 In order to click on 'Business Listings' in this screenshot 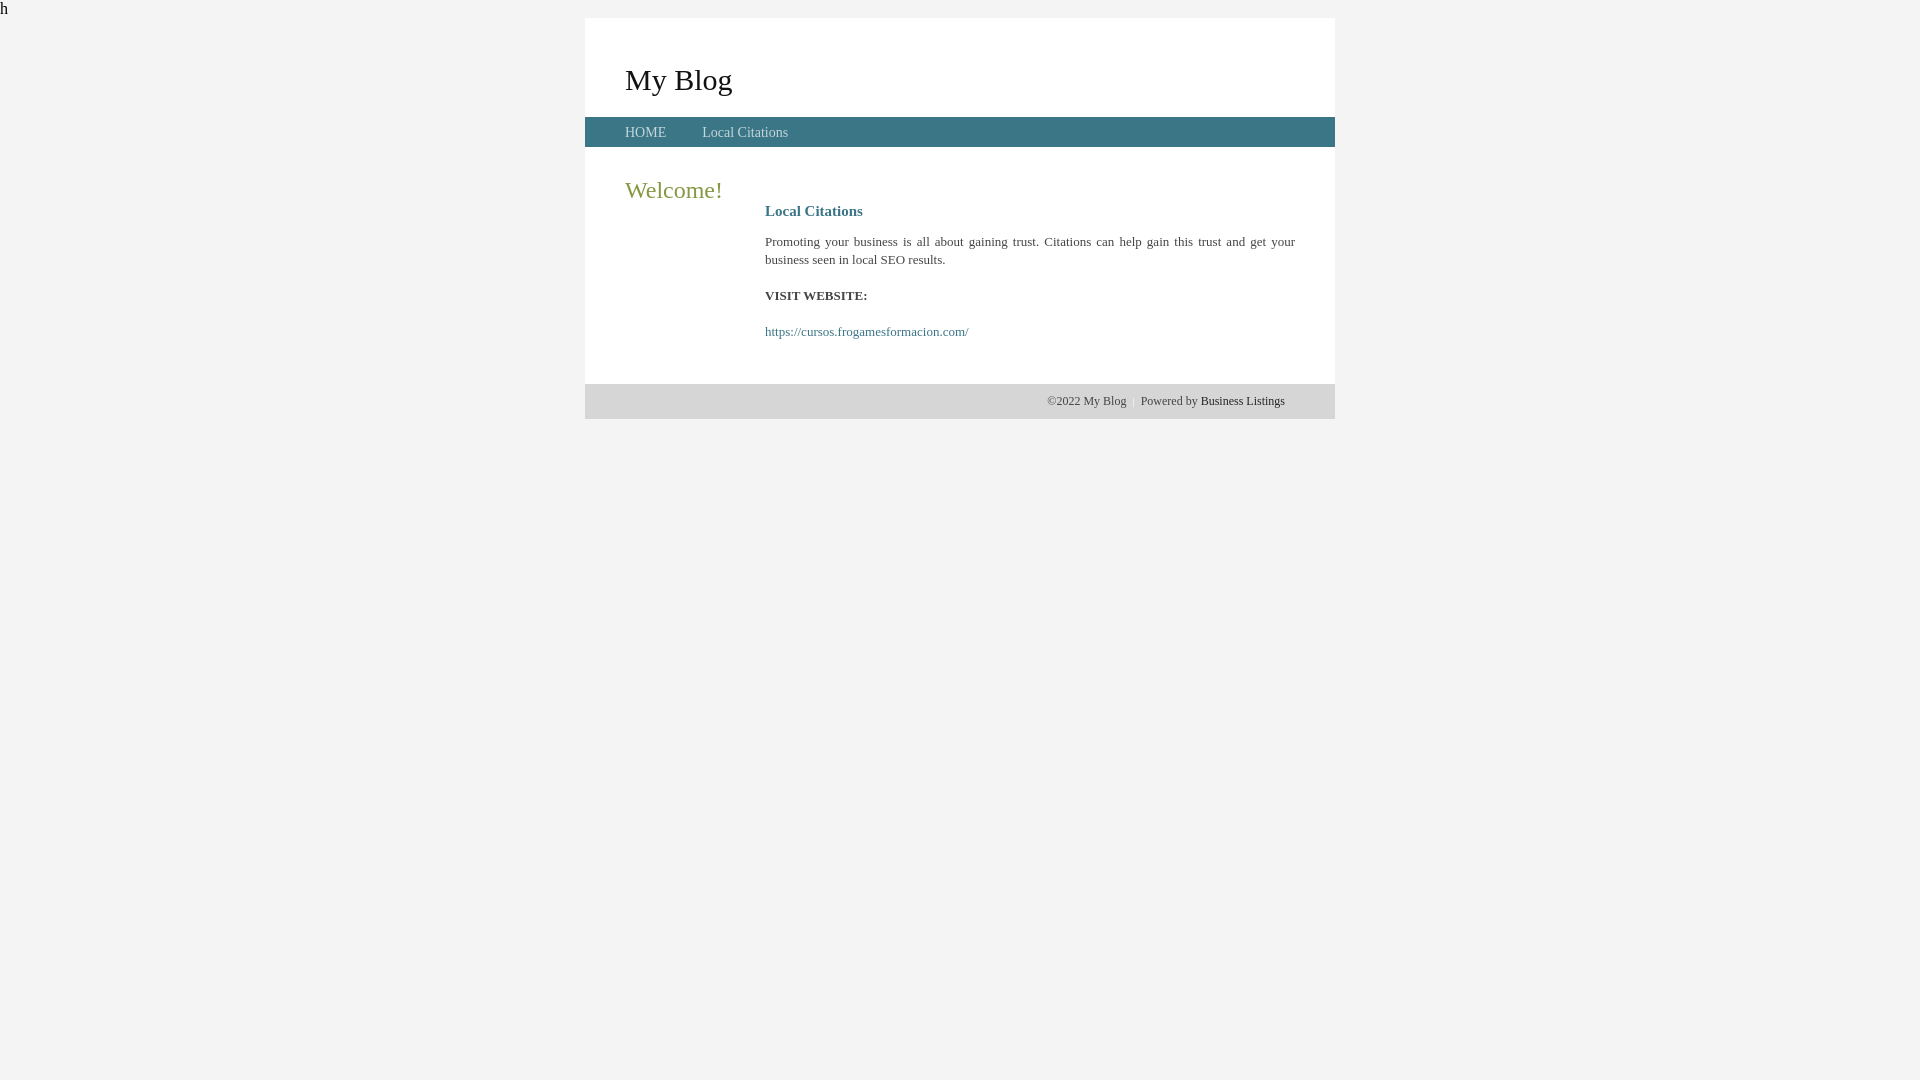, I will do `click(1242, 401)`.